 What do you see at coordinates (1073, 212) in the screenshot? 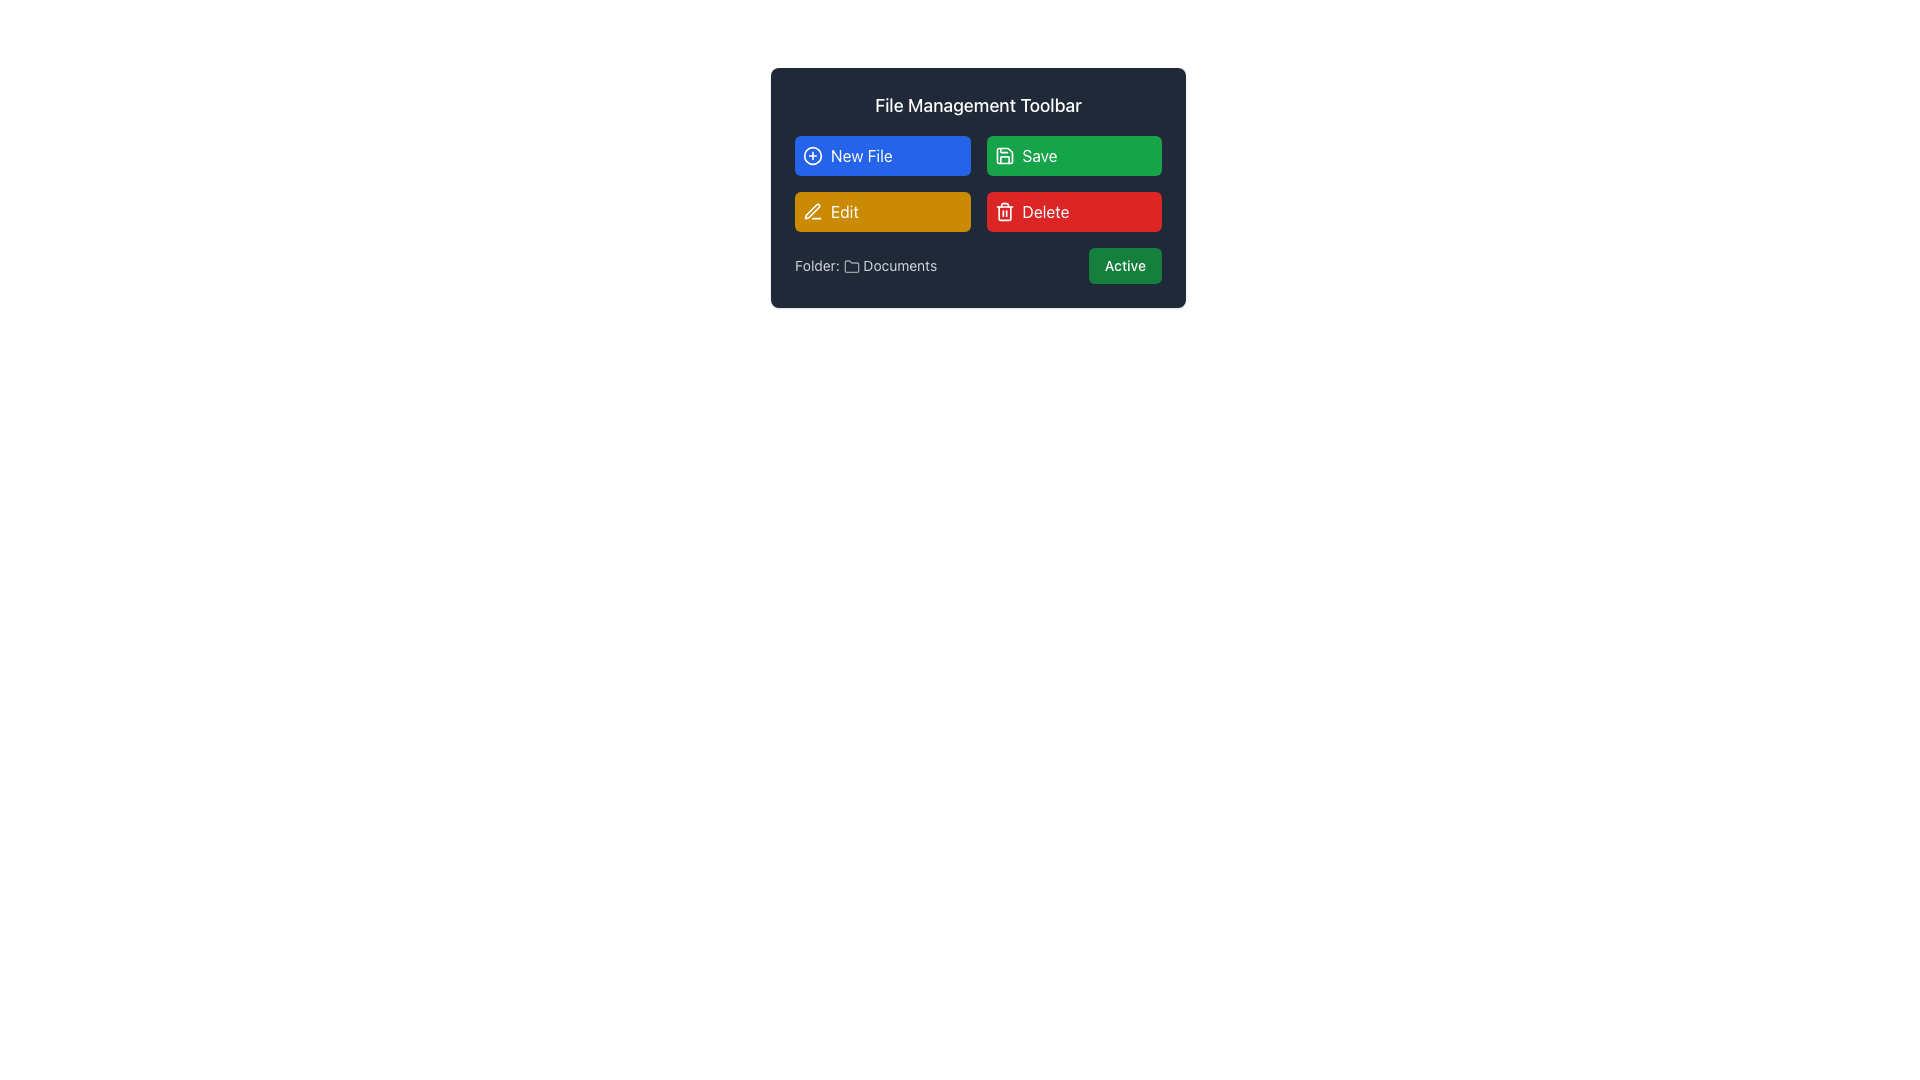
I see `the 'Delete' button, which is a rectangular button with a red background, white trash can icon, and white text, located in the bottom-right corner of the grid layout` at bounding box center [1073, 212].